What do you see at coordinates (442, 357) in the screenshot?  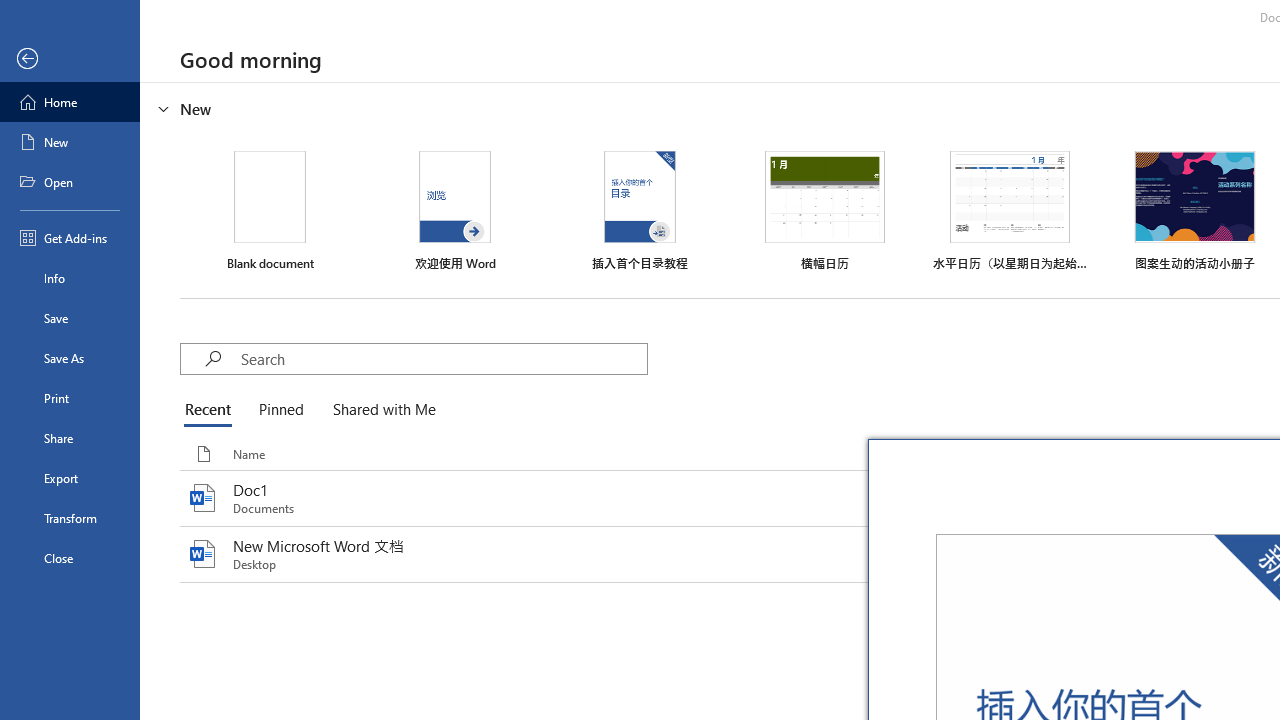 I see `'Search'` at bounding box center [442, 357].